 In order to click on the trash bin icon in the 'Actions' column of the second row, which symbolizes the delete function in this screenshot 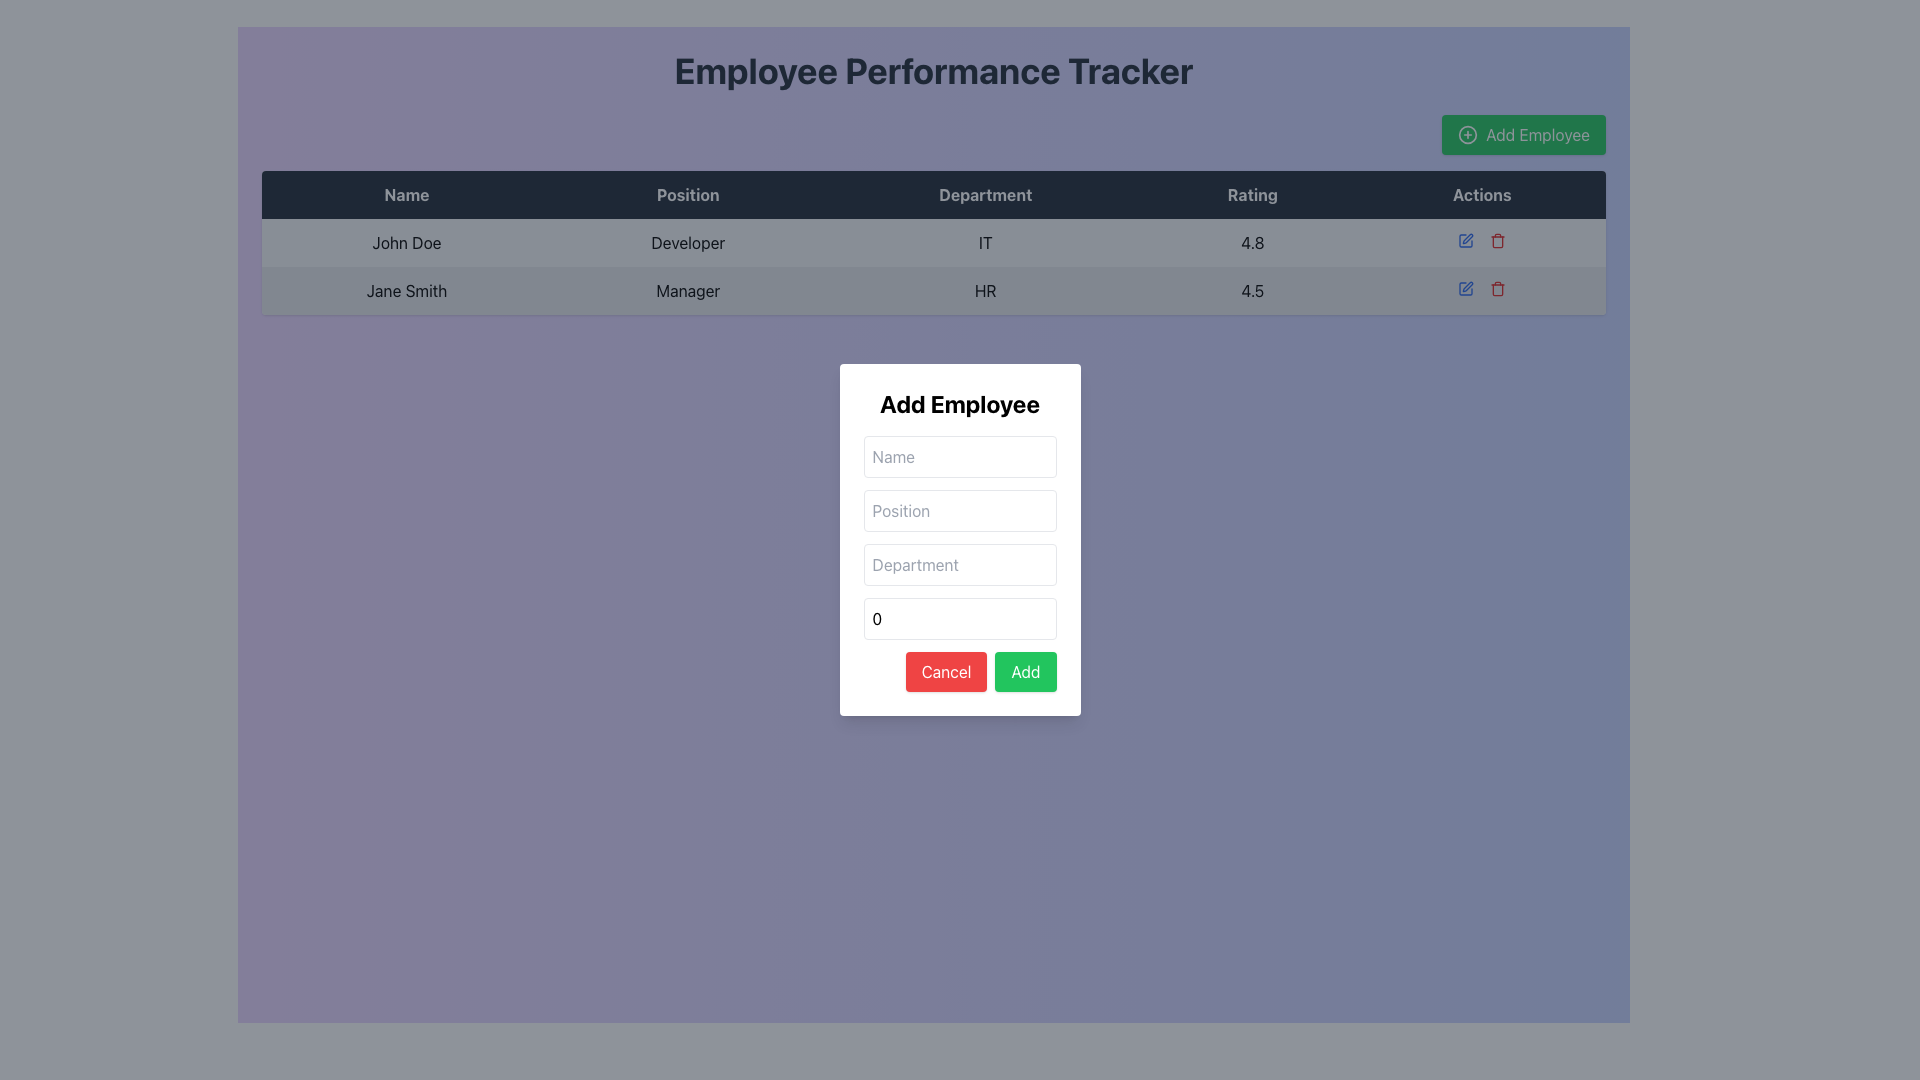, I will do `click(1498, 241)`.